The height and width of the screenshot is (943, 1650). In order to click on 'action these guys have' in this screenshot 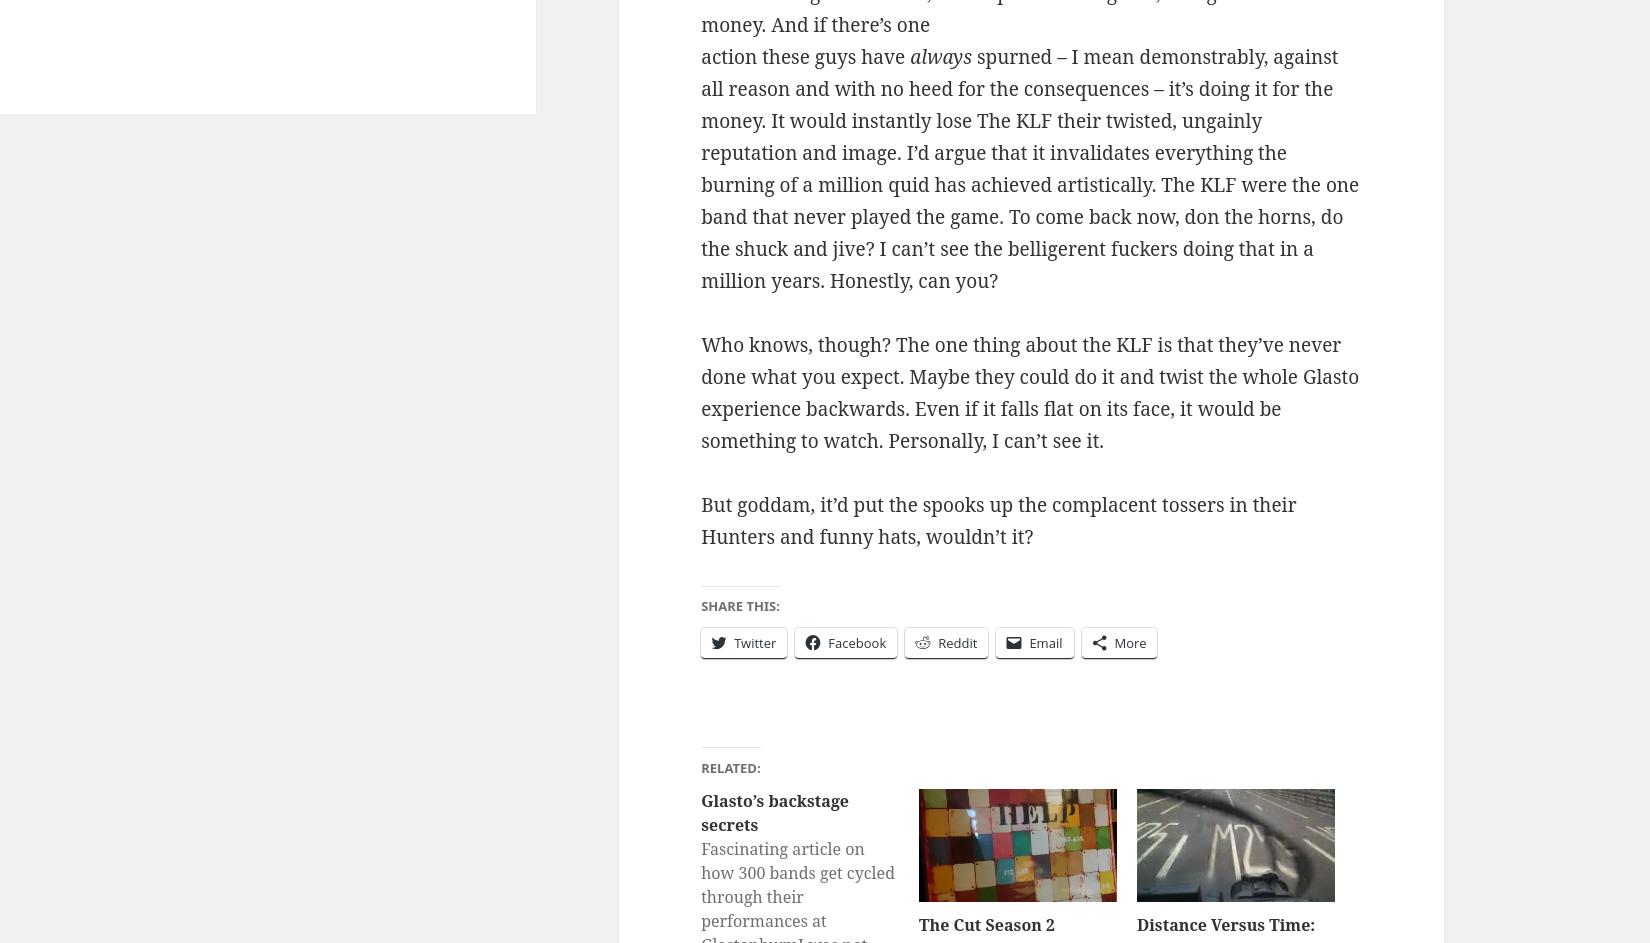, I will do `click(804, 55)`.